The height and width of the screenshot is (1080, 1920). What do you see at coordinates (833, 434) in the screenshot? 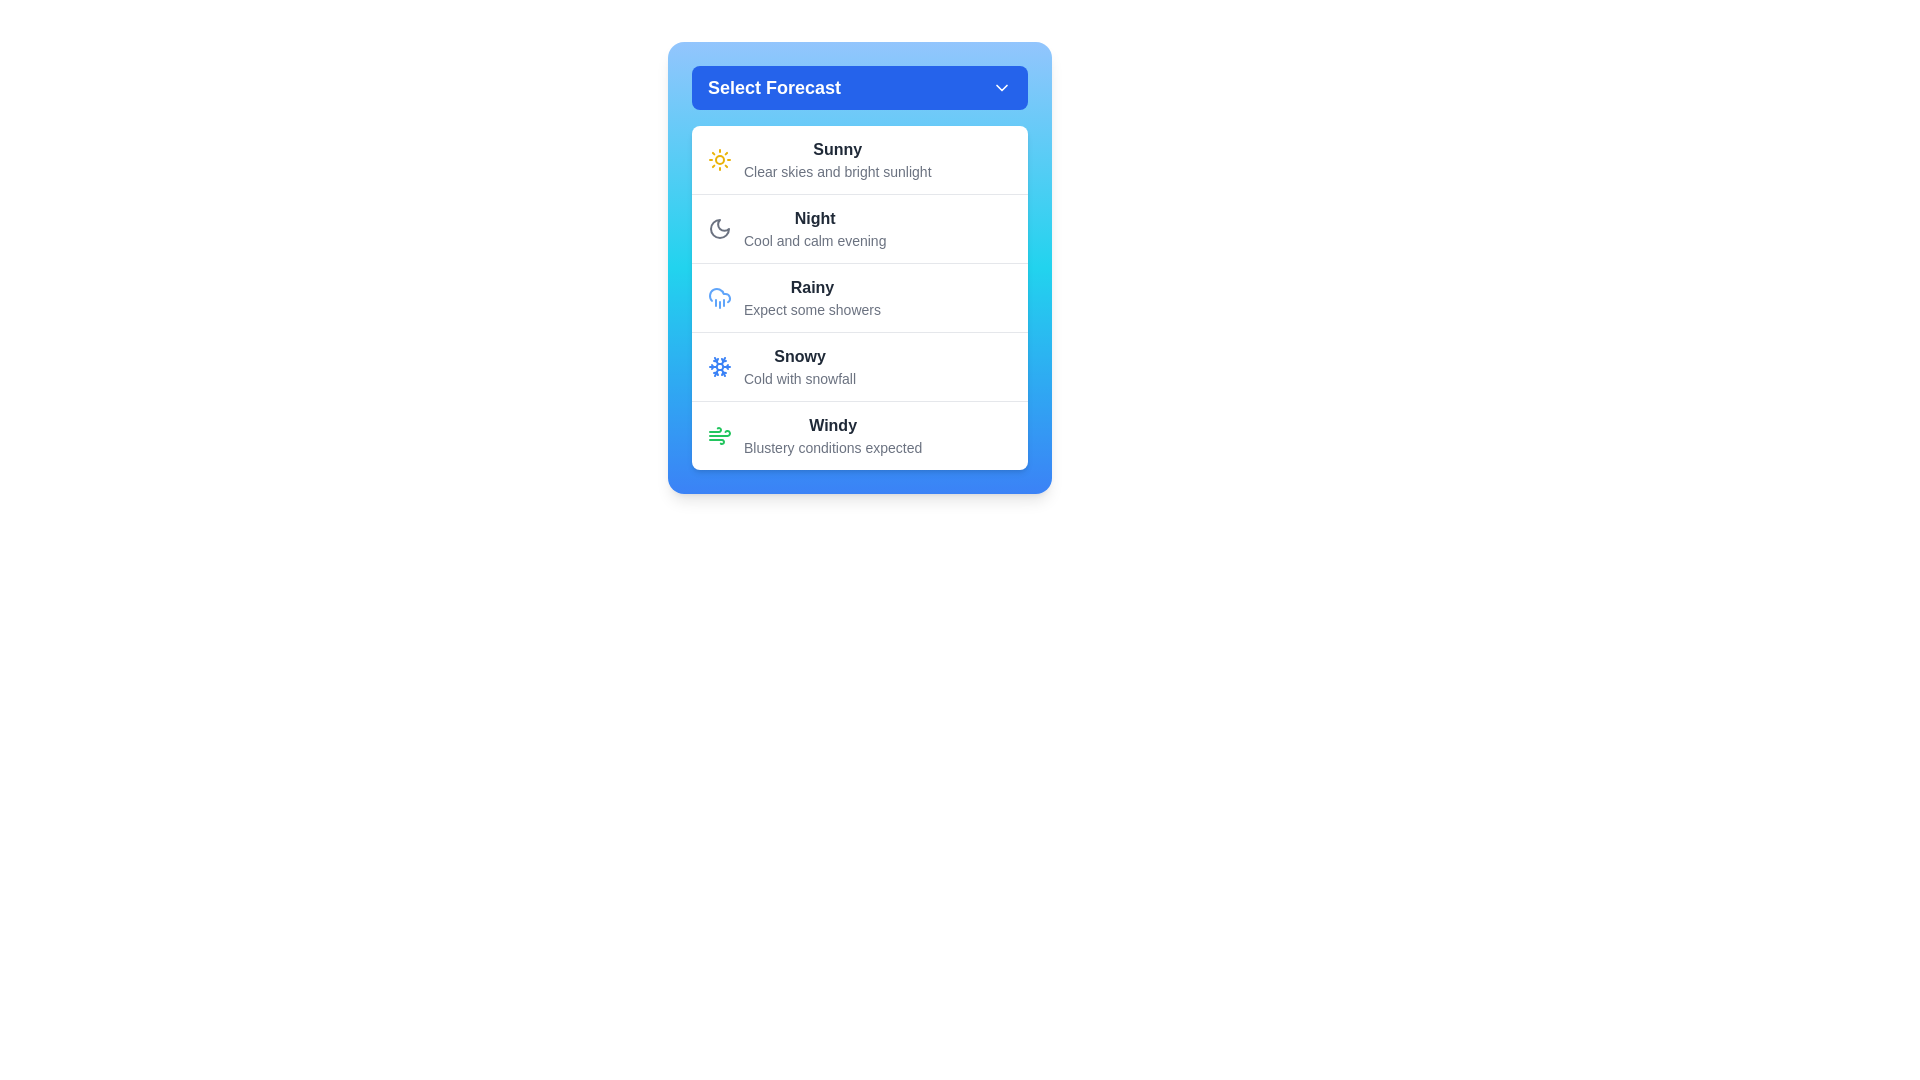
I see `text content of the 'Windy' option in the weather selection dropdown menu, which is the last item in the list and includes a wind icon to its left` at bounding box center [833, 434].